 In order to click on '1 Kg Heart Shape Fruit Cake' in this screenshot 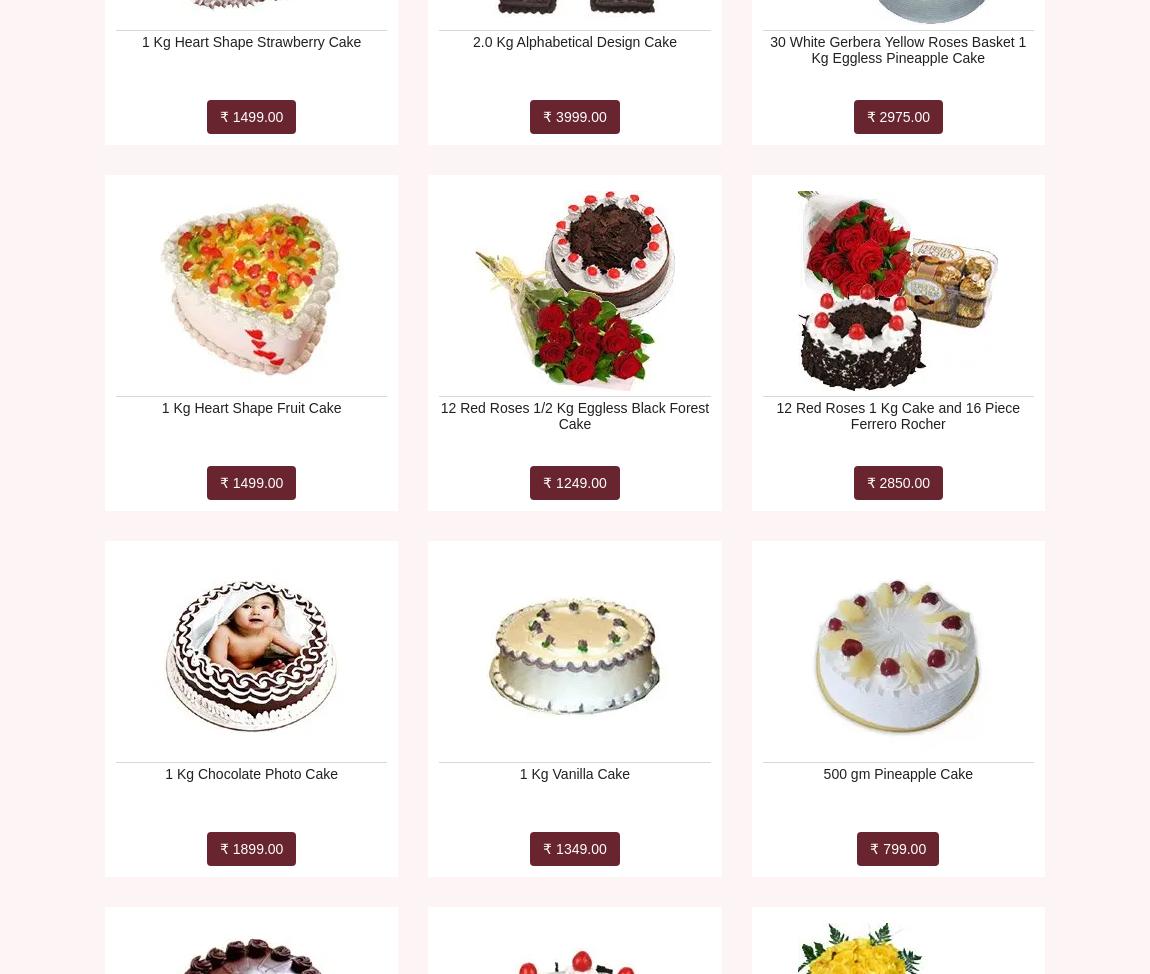, I will do `click(250, 407)`.